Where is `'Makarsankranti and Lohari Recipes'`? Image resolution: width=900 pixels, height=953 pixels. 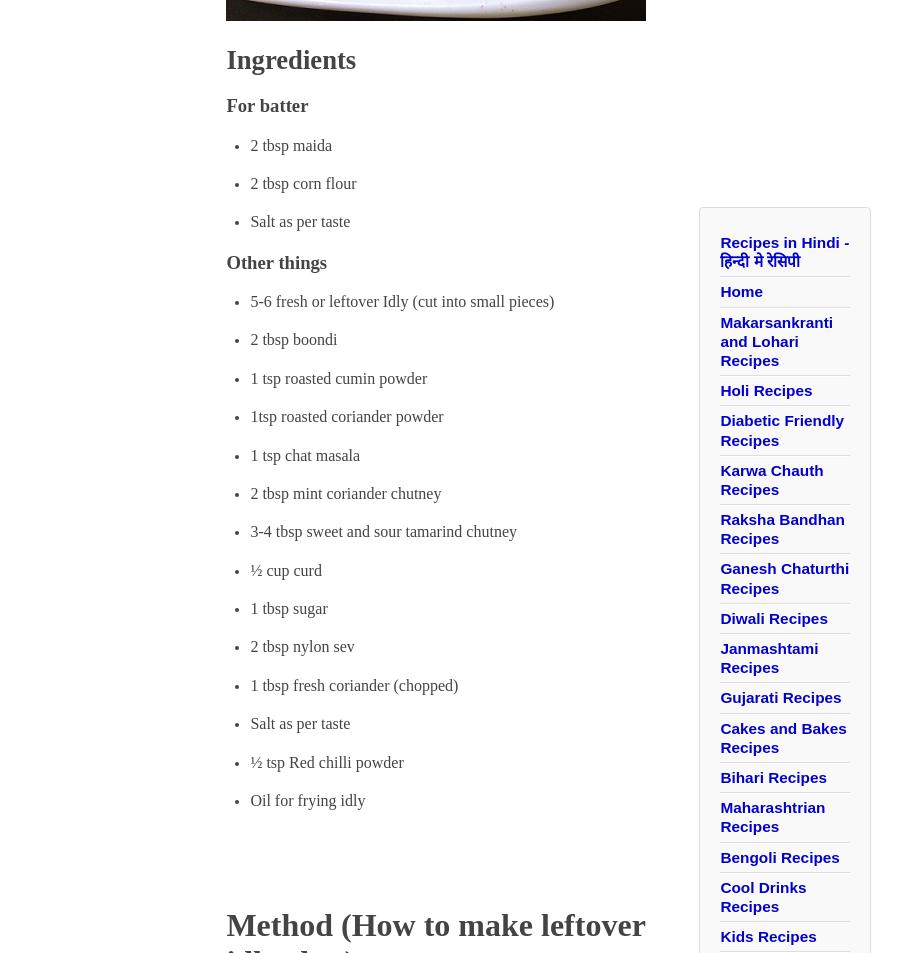
'Makarsankranti and Lohari Recipes' is located at coordinates (775, 339).